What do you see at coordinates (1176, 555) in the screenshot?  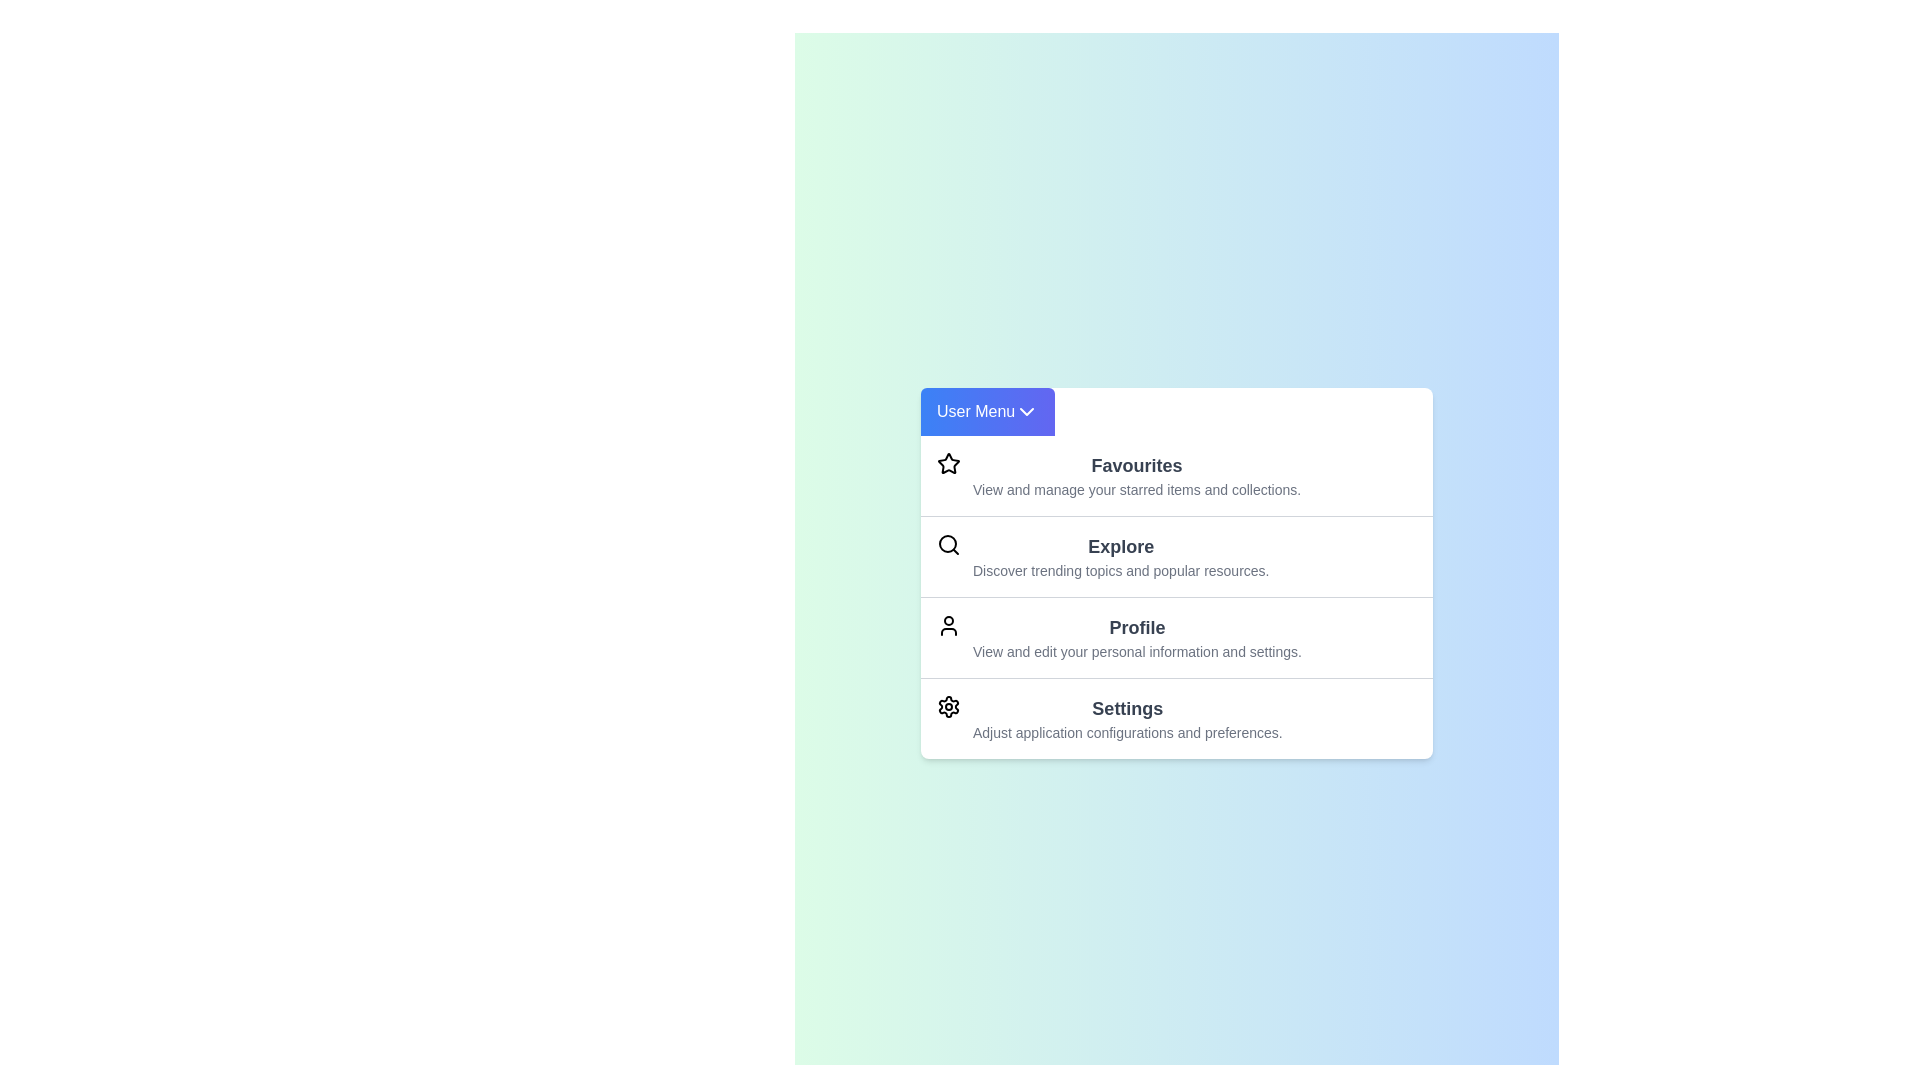 I see `the 'Explore' section in the user menu` at bounding box center [1176, 555].